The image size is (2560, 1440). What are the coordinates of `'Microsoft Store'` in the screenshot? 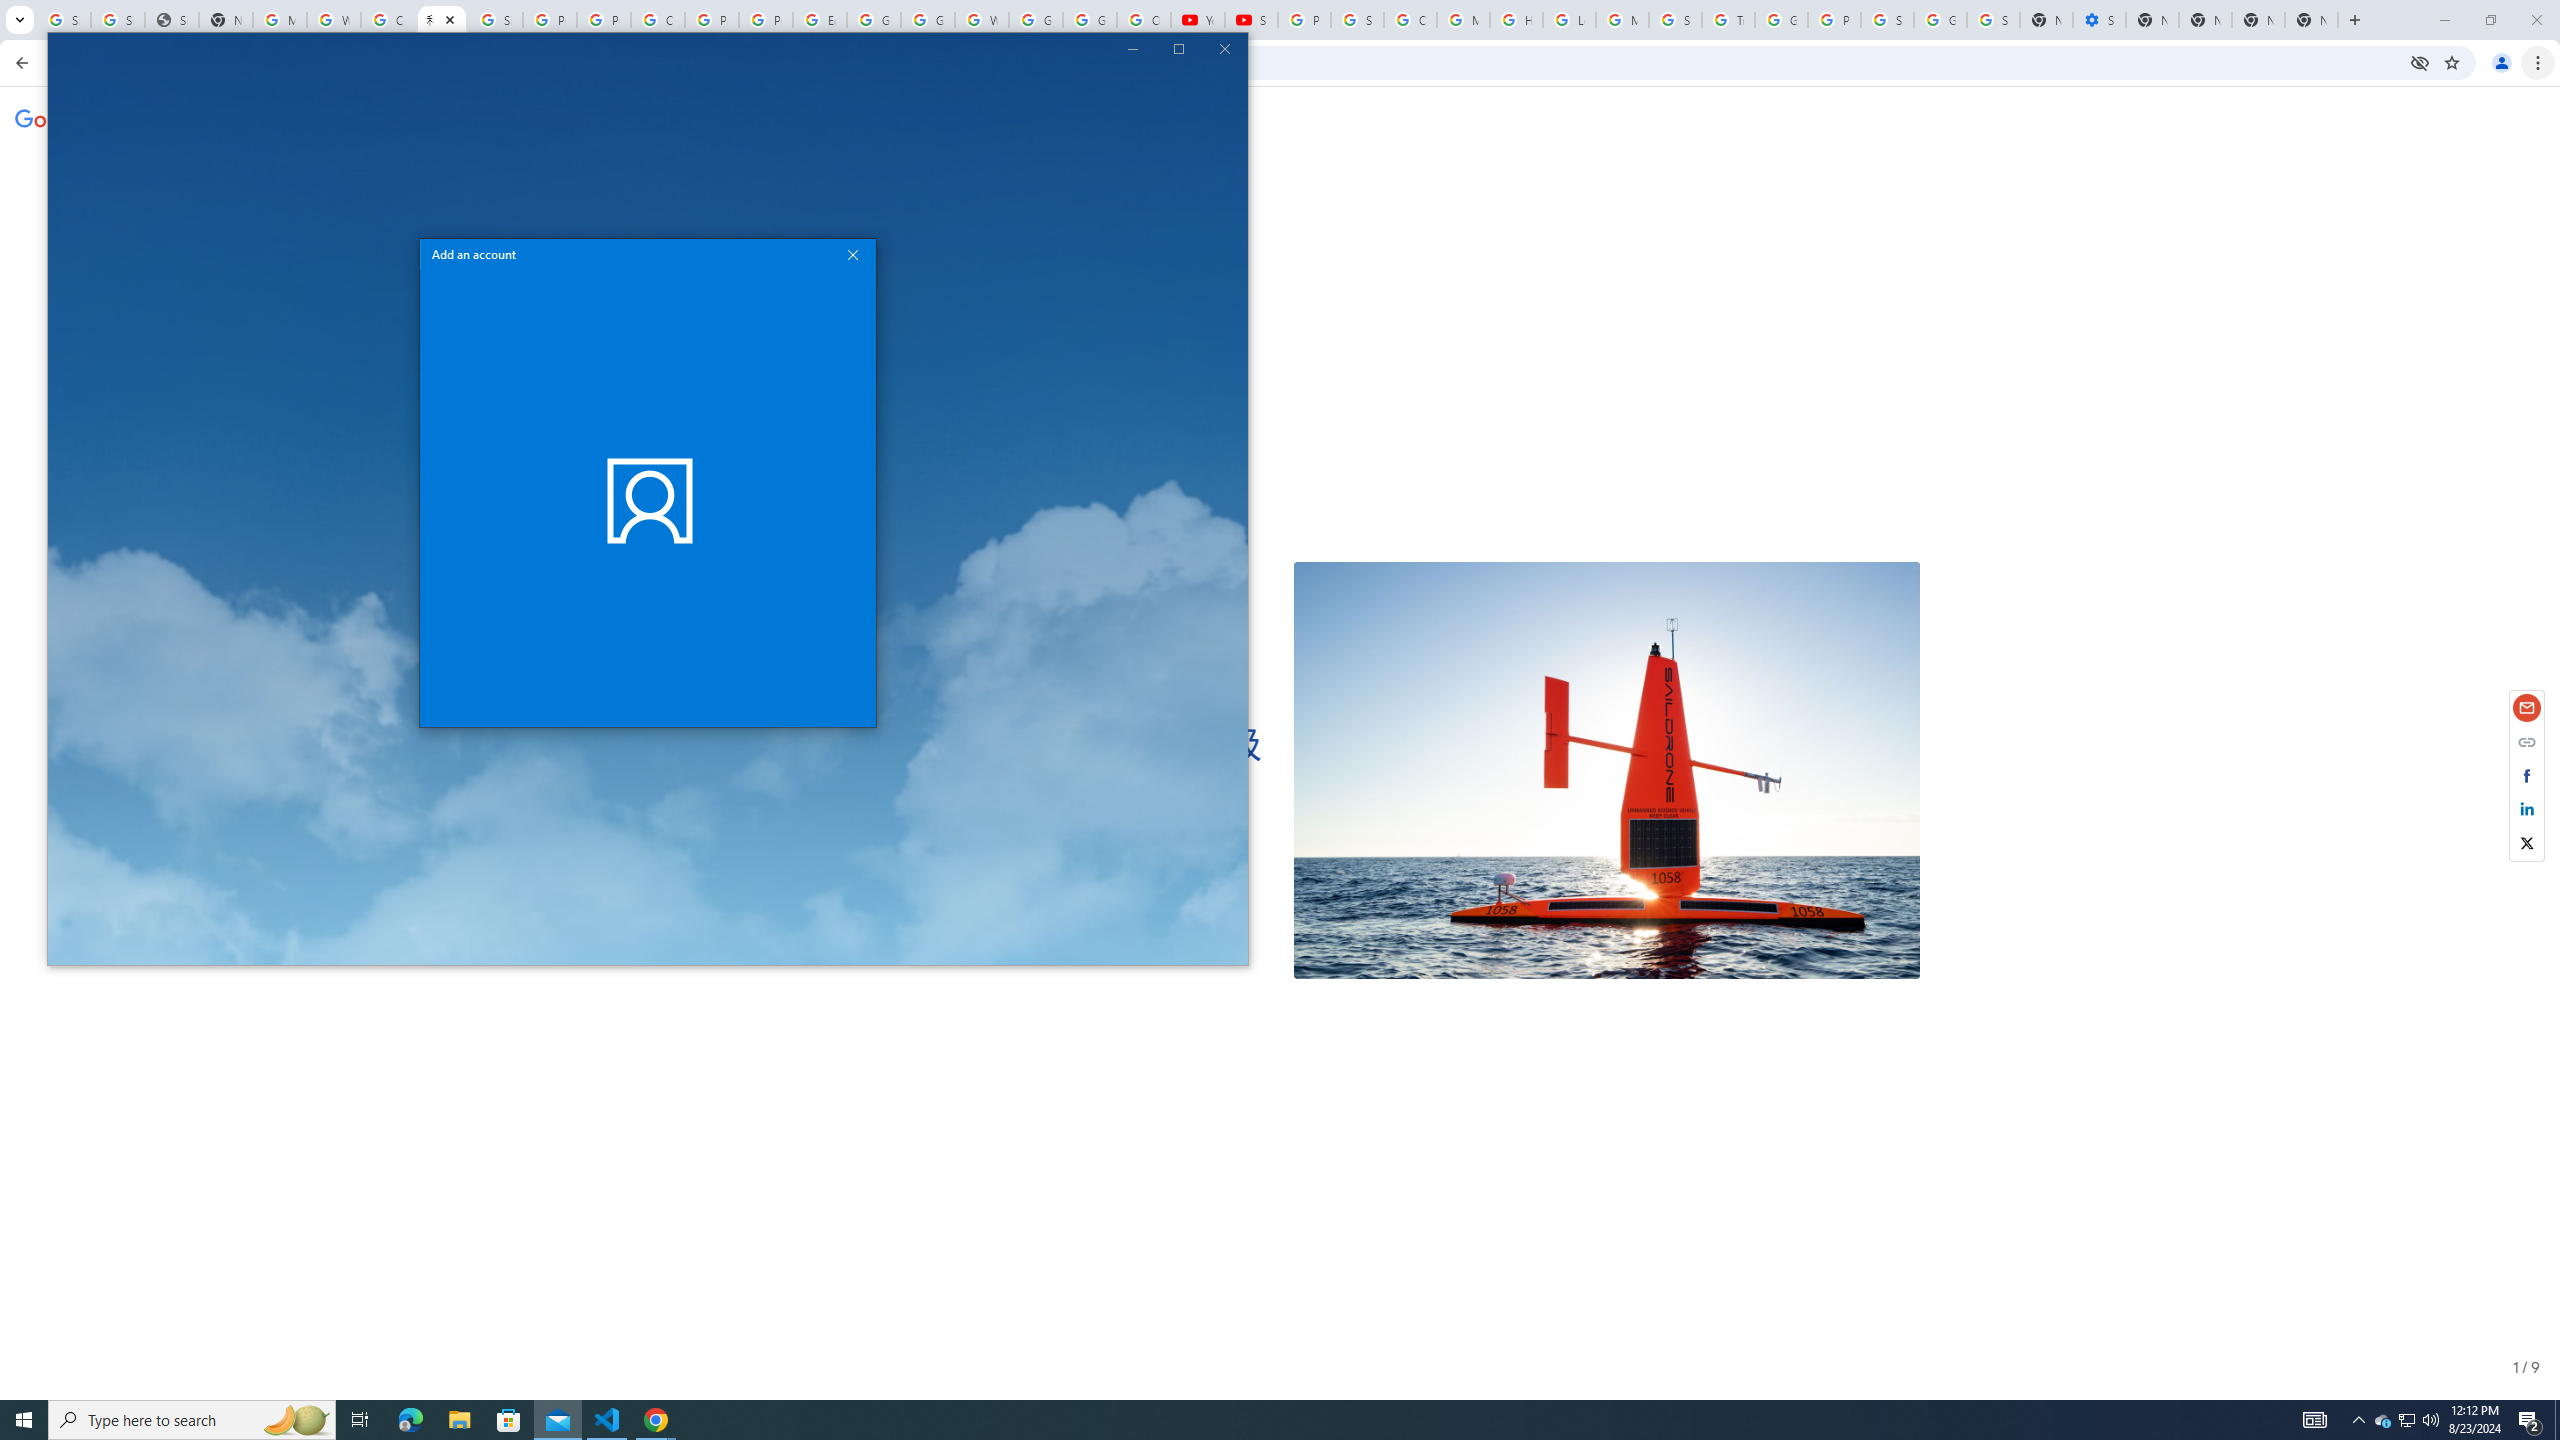 It's located at (607, 1418).